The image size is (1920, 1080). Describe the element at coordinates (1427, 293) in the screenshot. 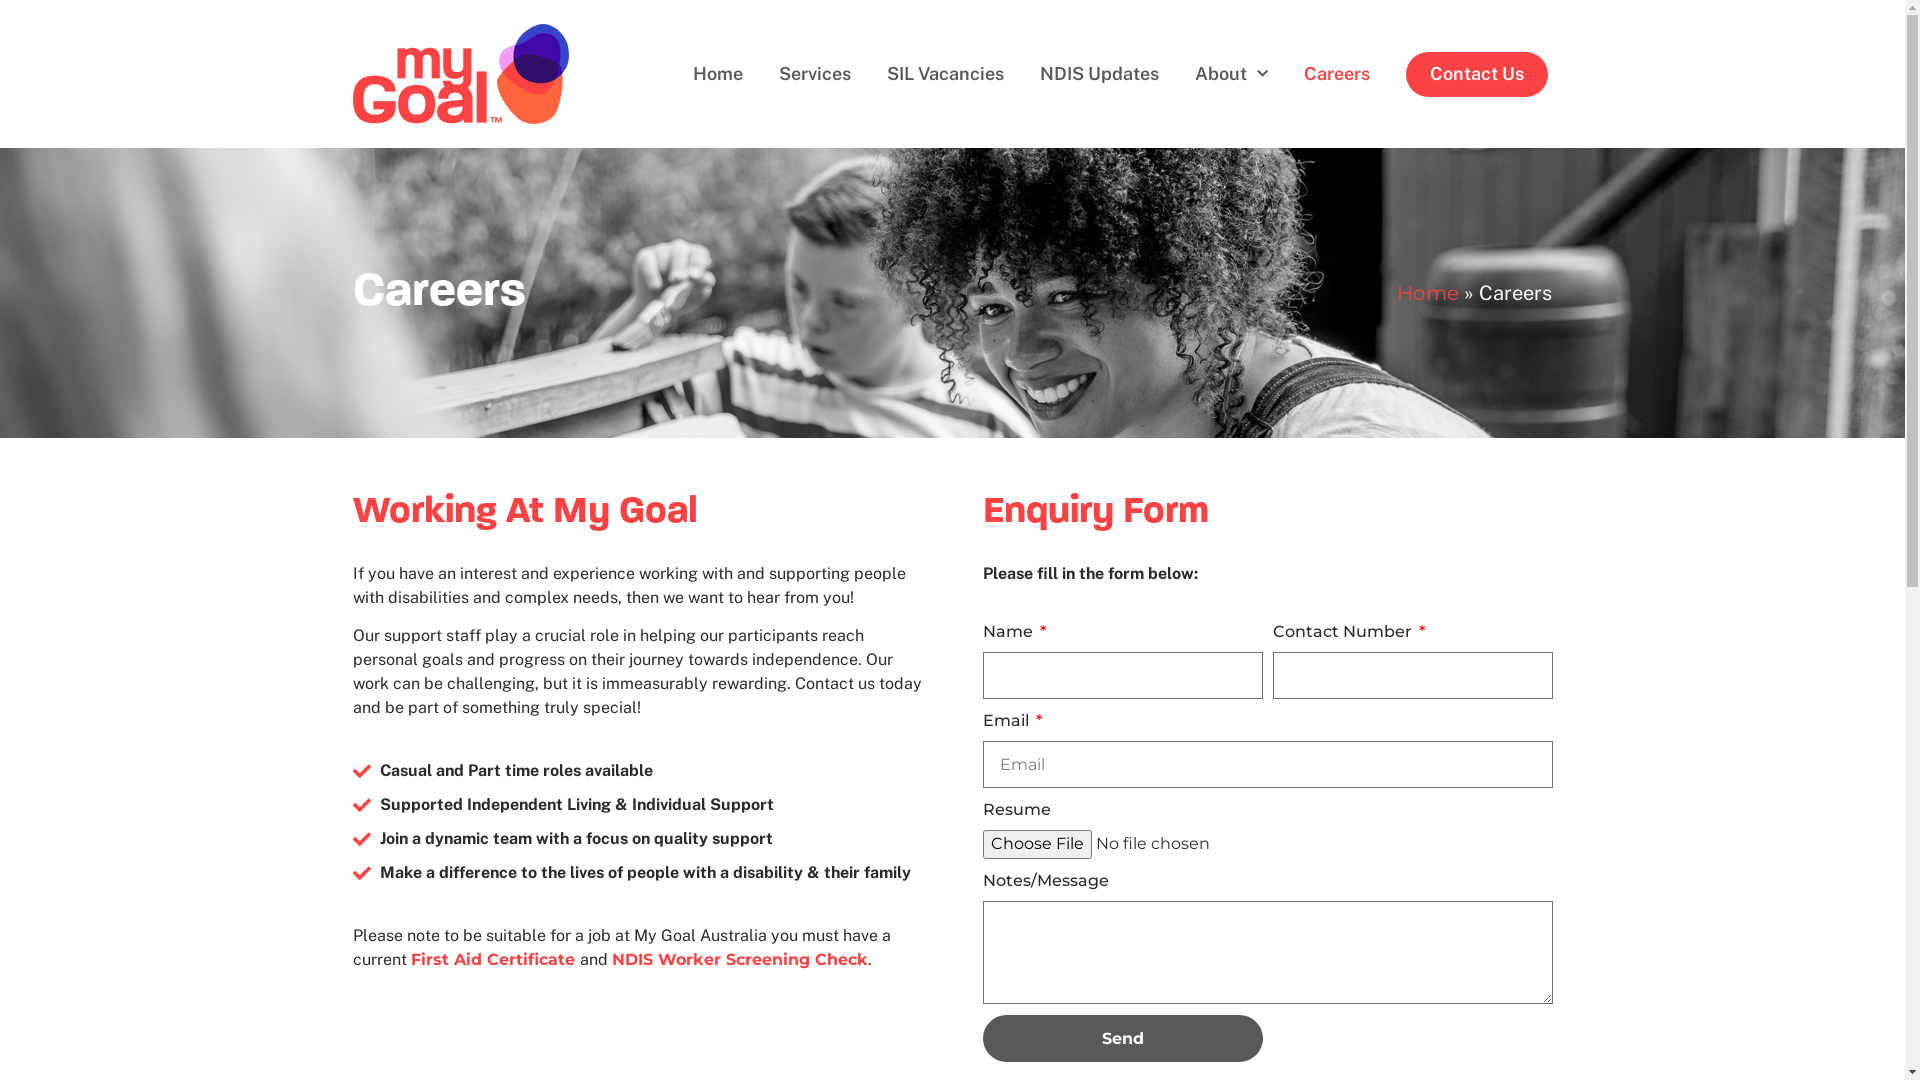

I see `'Home'` at that location.